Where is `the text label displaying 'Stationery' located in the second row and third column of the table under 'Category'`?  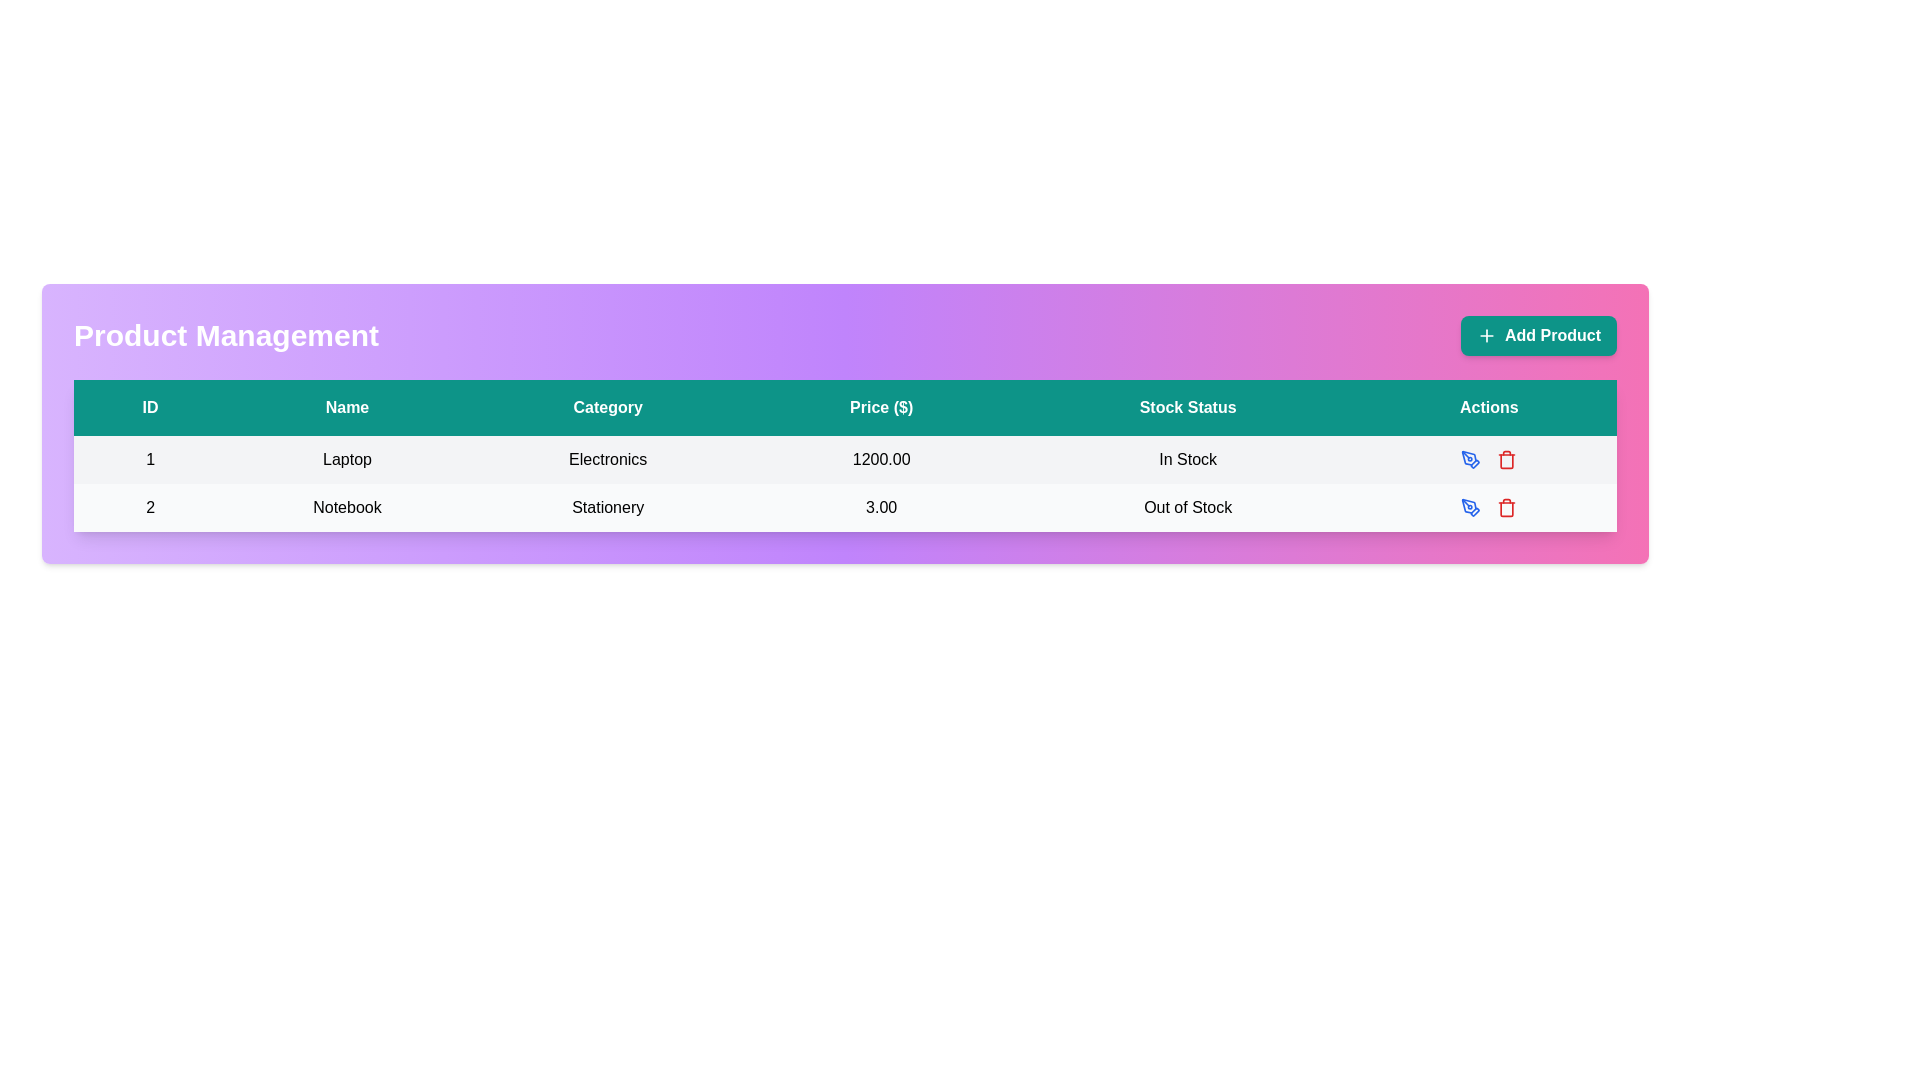
the text label displaying 'Stationery' located in the second row and third column of the table under 'Category' is located at coordinates (607, 507).